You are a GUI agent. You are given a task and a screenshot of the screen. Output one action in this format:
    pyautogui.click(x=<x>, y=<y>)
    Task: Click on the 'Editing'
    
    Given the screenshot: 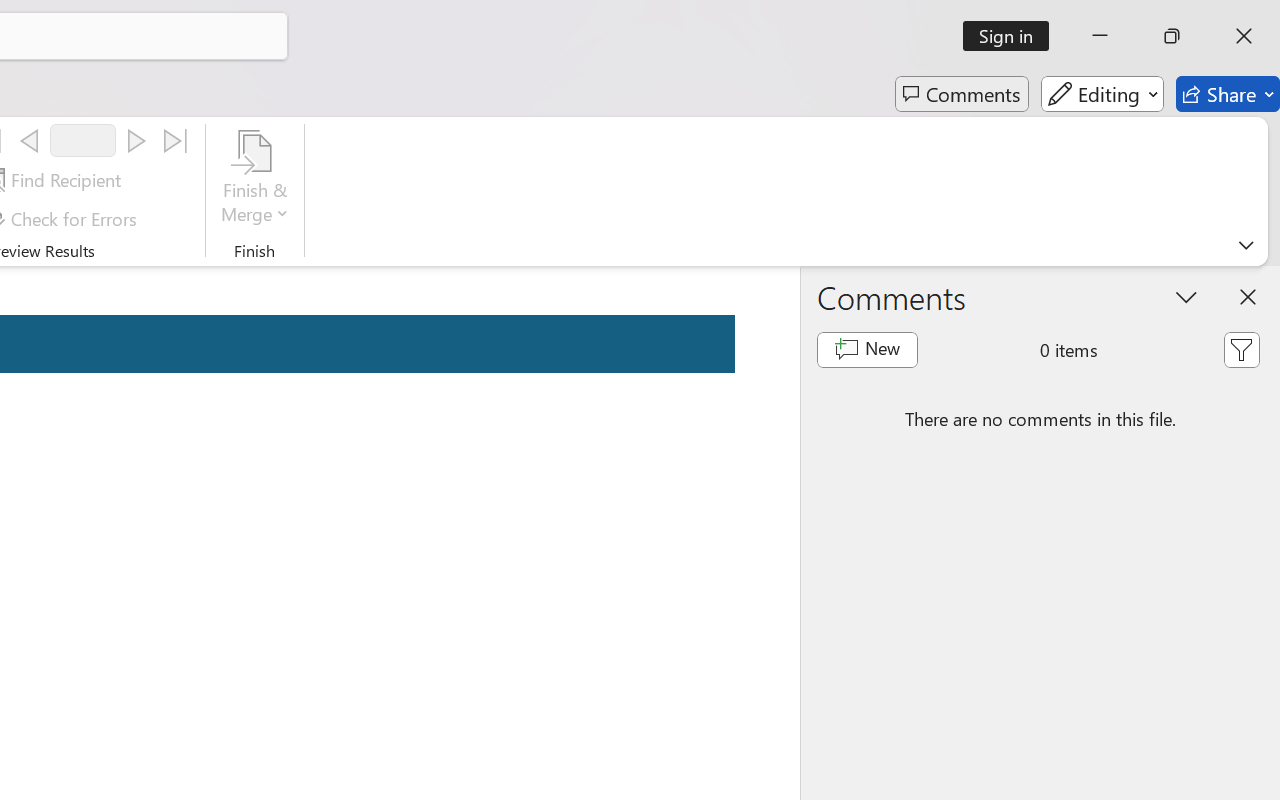 What is the action you would take?
    pyautogui.click(x=1101, y=94)
    